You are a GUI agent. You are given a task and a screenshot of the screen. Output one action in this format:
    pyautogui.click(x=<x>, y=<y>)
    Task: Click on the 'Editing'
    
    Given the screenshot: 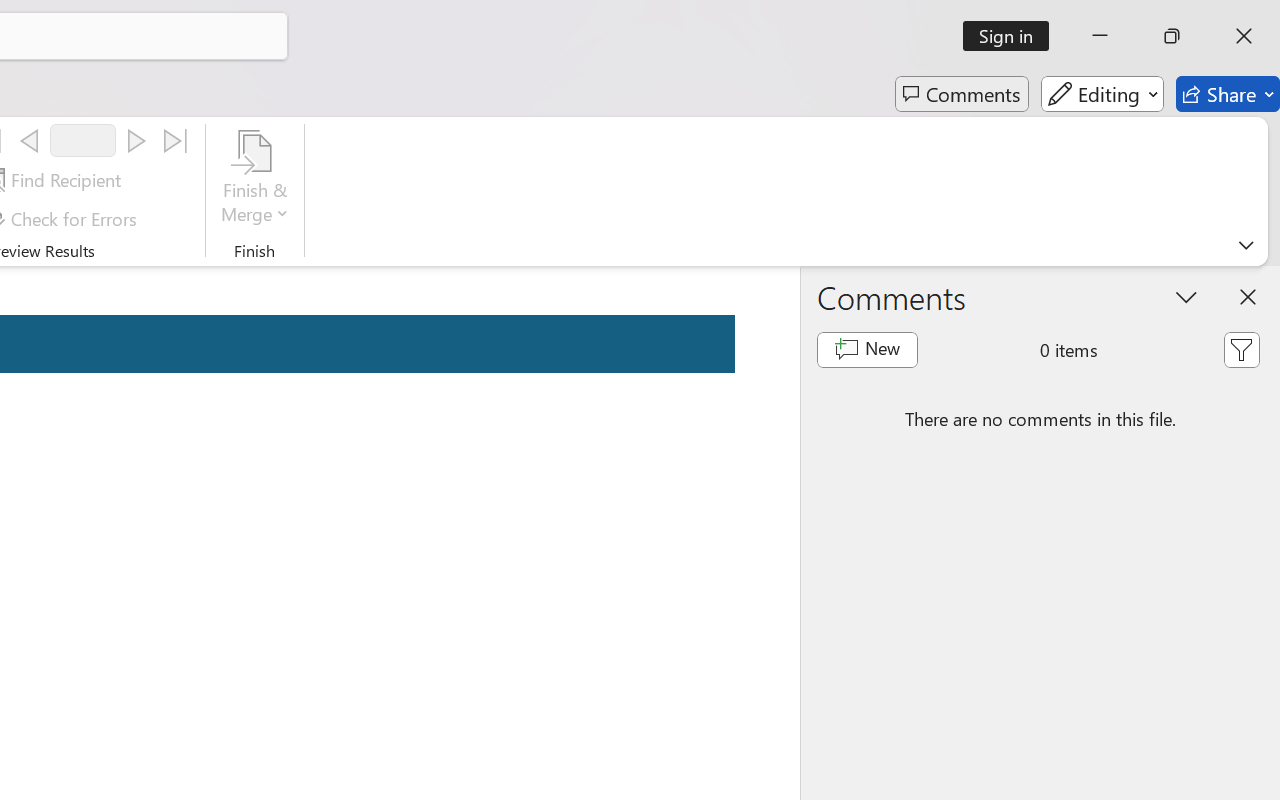 What is the action you would take?
    pyautogui.click(x=1101, y=94)
    